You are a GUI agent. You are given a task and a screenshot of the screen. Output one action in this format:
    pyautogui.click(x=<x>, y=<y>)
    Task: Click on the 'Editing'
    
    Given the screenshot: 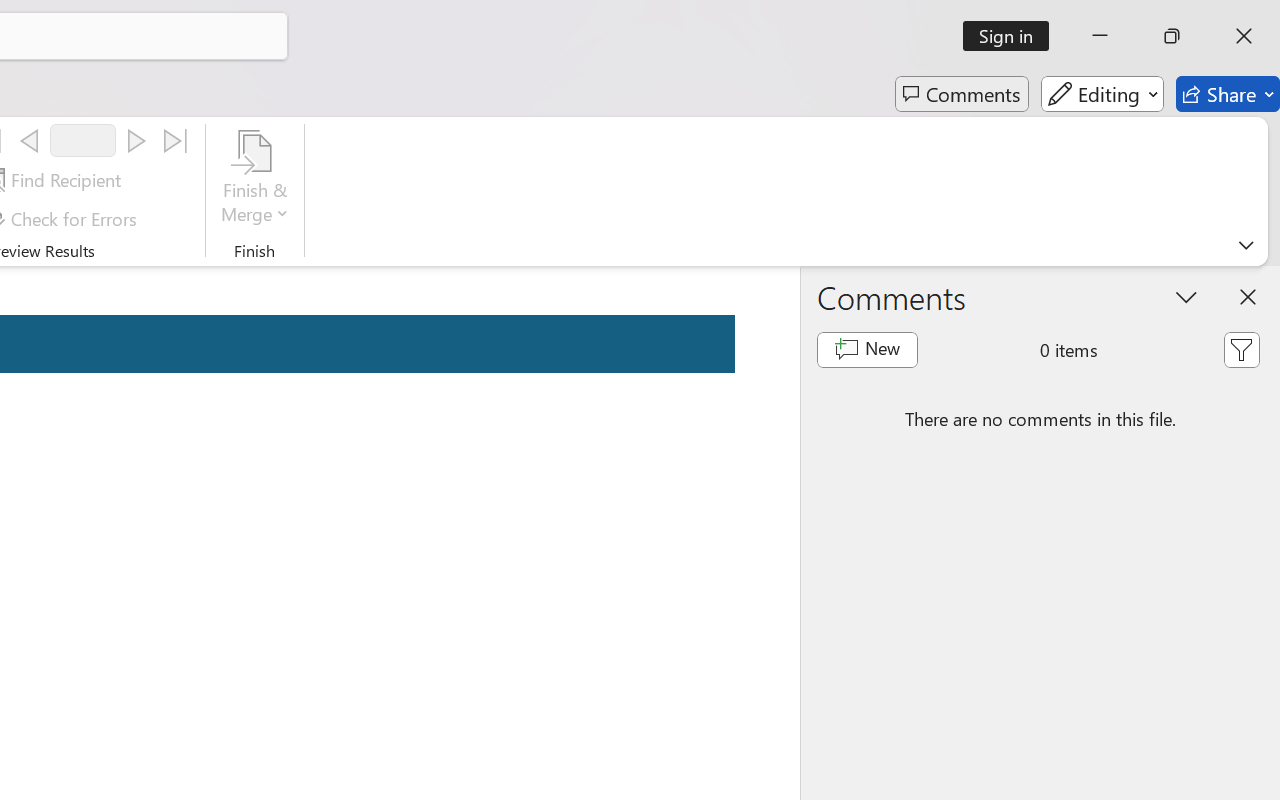 What is the action you would take?
    pyautogui.click(x=1101, y=94)
    